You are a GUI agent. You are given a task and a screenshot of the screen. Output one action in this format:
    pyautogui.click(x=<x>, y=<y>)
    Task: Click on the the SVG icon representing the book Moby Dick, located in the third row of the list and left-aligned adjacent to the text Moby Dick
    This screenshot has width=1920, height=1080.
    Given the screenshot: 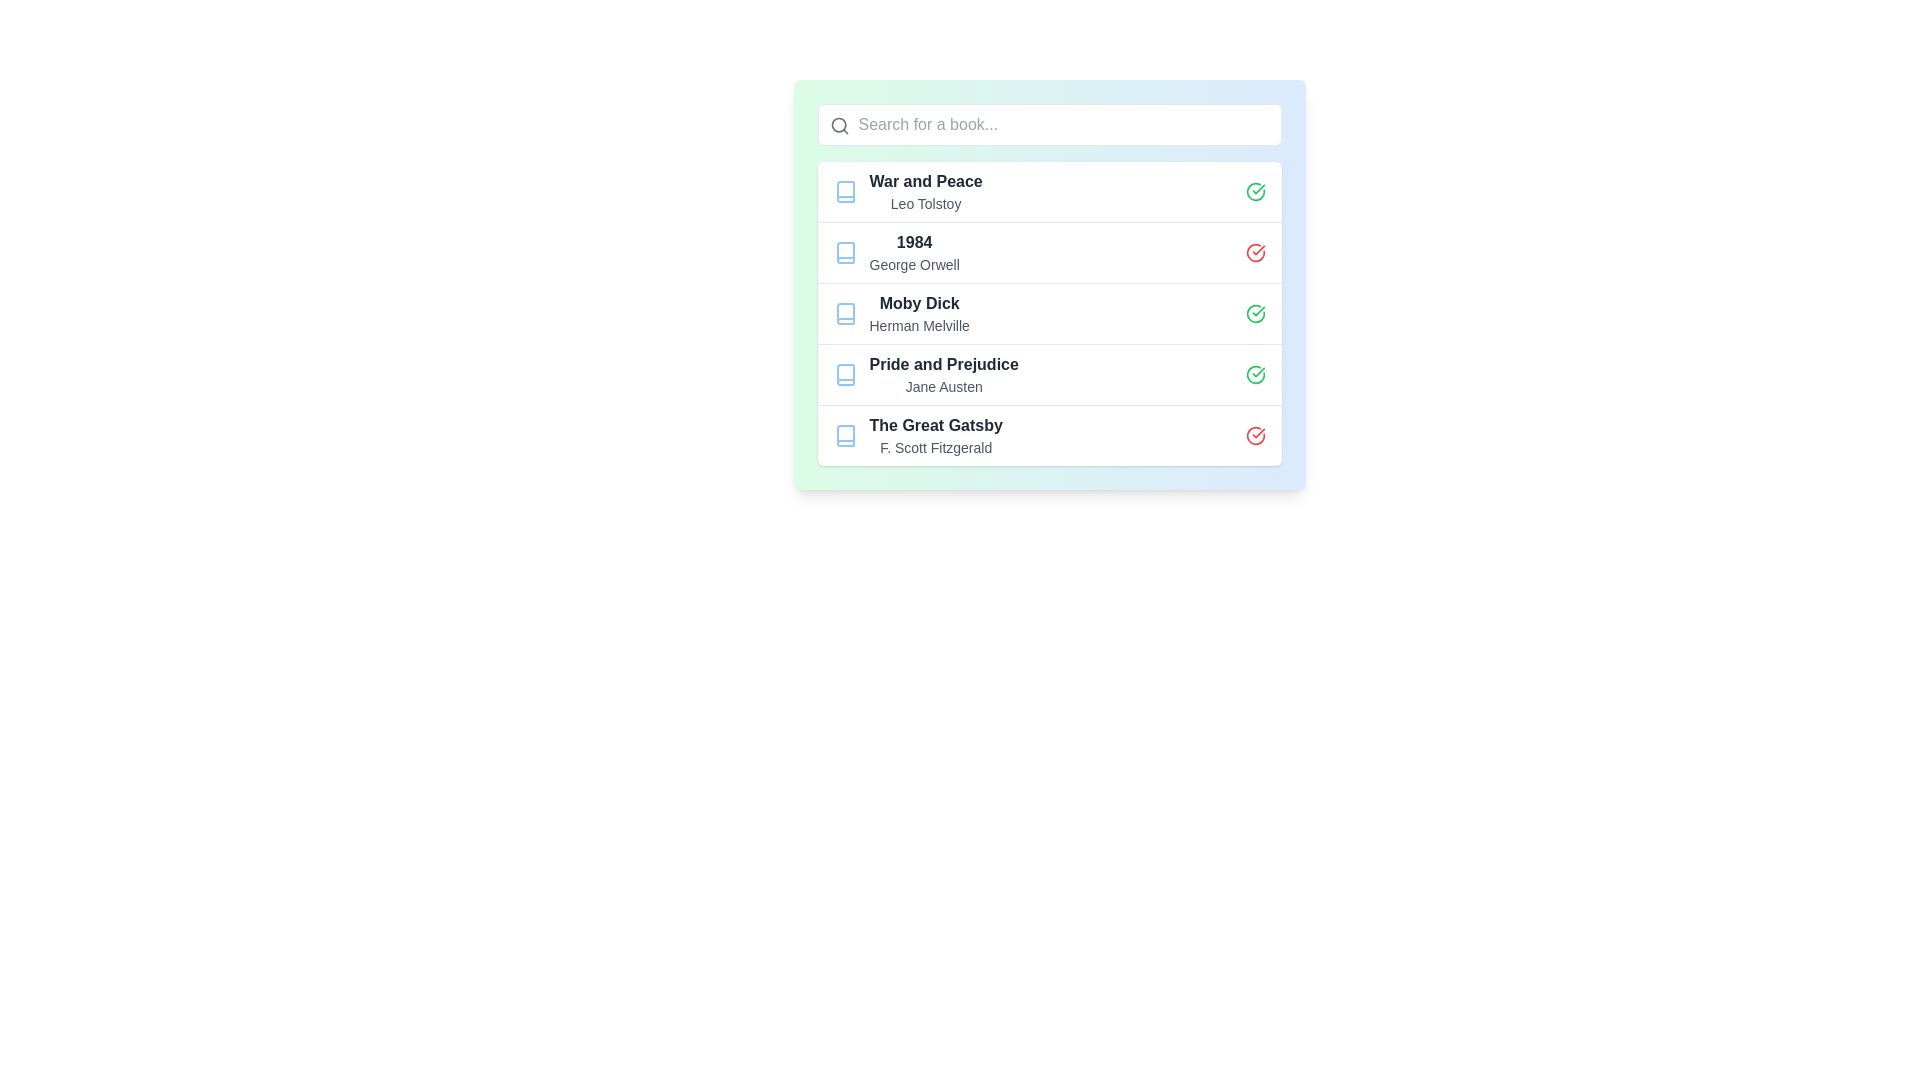 What is the action you would take?
    pyautogui.click(x=845, y=313)
    